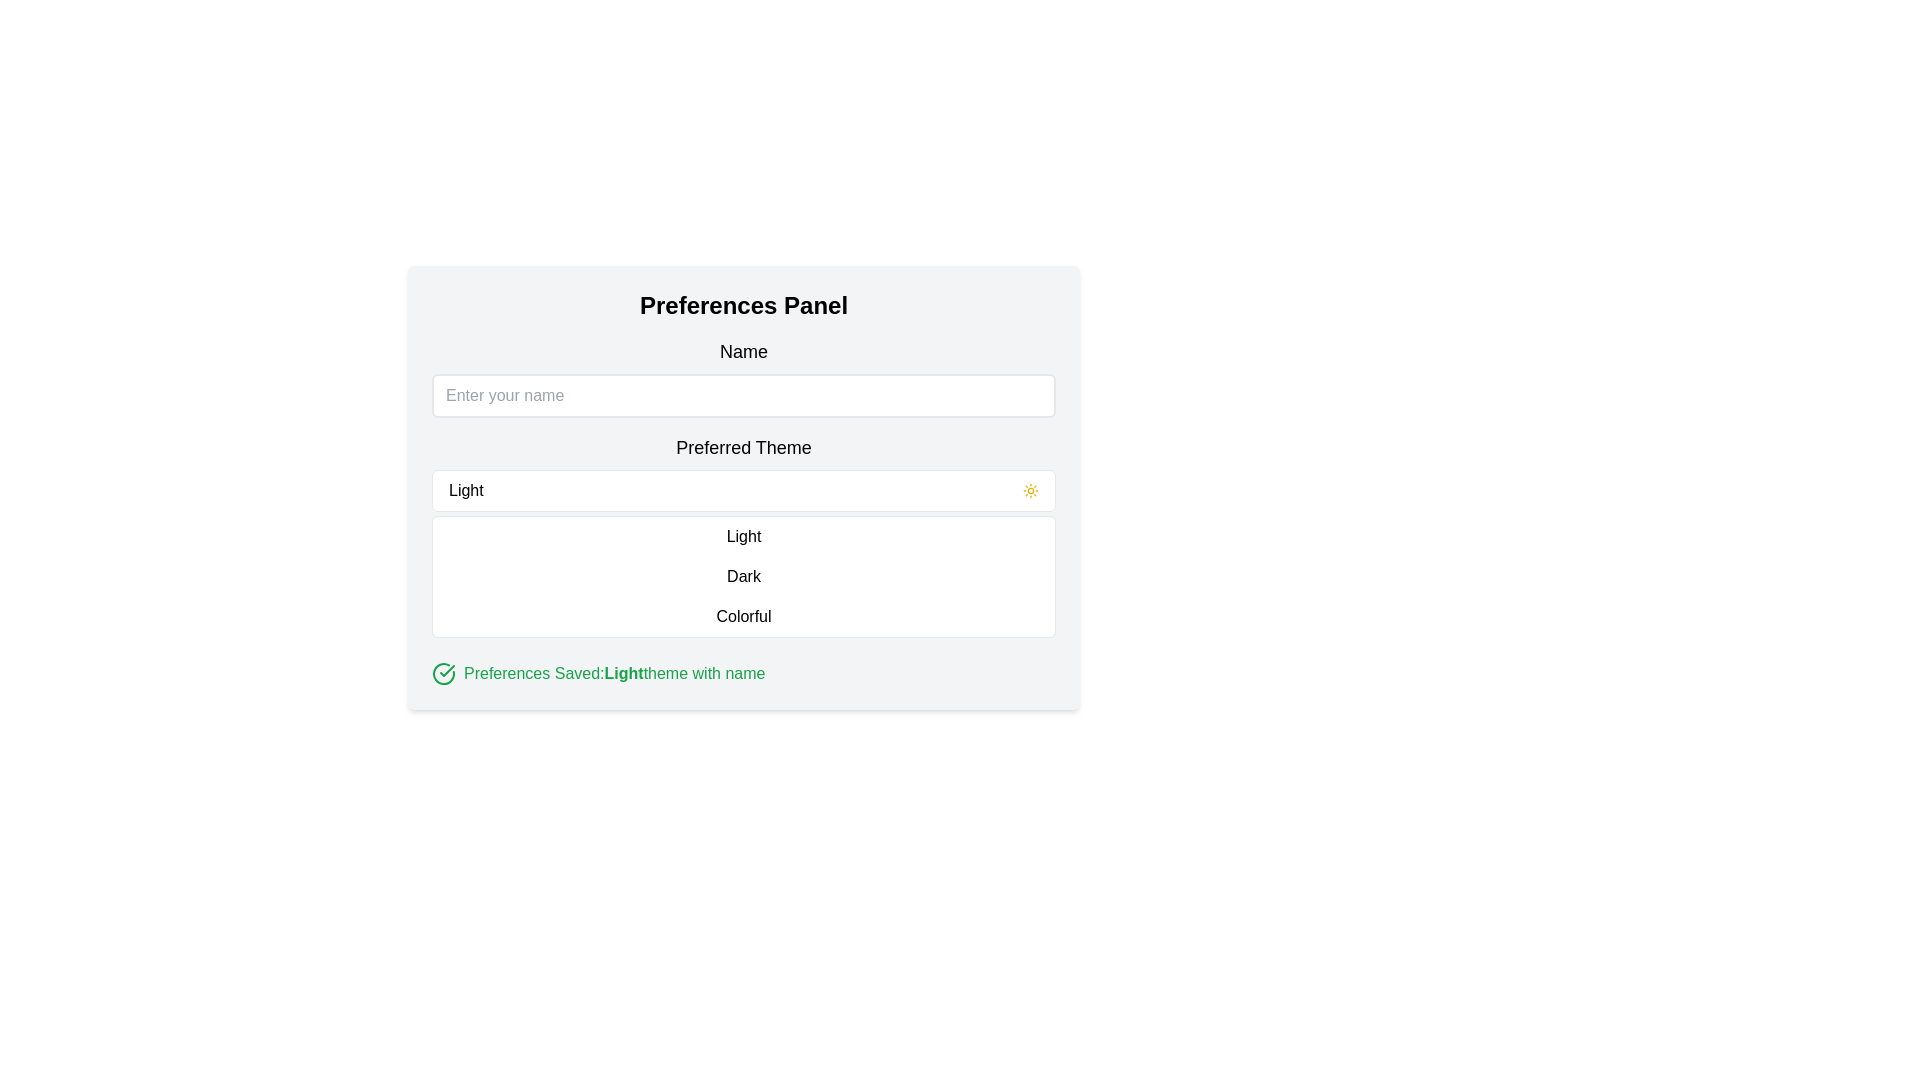  What do you see at coordinates (743, 554) in the screenshot?
I see `the options in the Dropdown menu located in the 'Preferred Theme' section of the 'Preferences Panel'` at bounding box center [743, 554].